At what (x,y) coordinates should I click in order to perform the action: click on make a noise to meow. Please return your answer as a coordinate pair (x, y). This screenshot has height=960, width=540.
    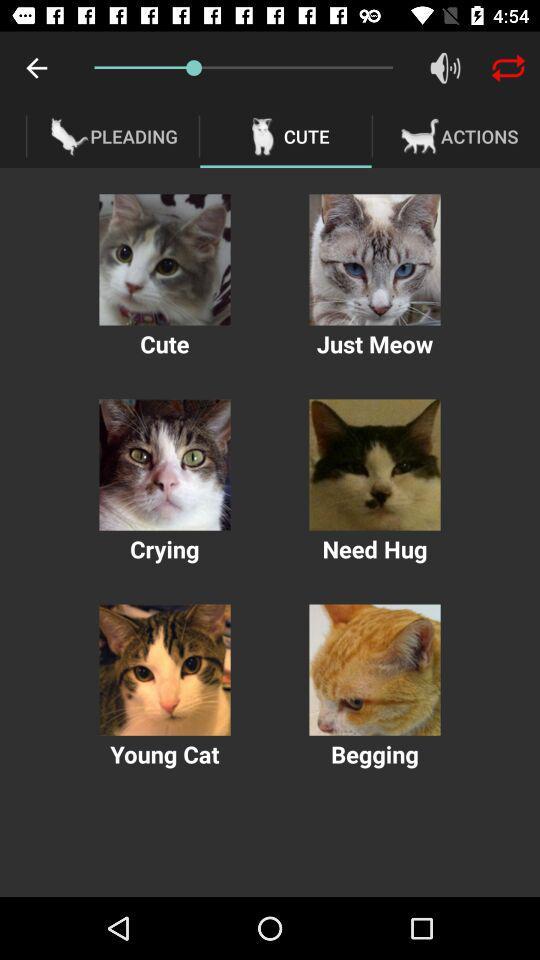
    Looking at the image, I should click on (374, 258).